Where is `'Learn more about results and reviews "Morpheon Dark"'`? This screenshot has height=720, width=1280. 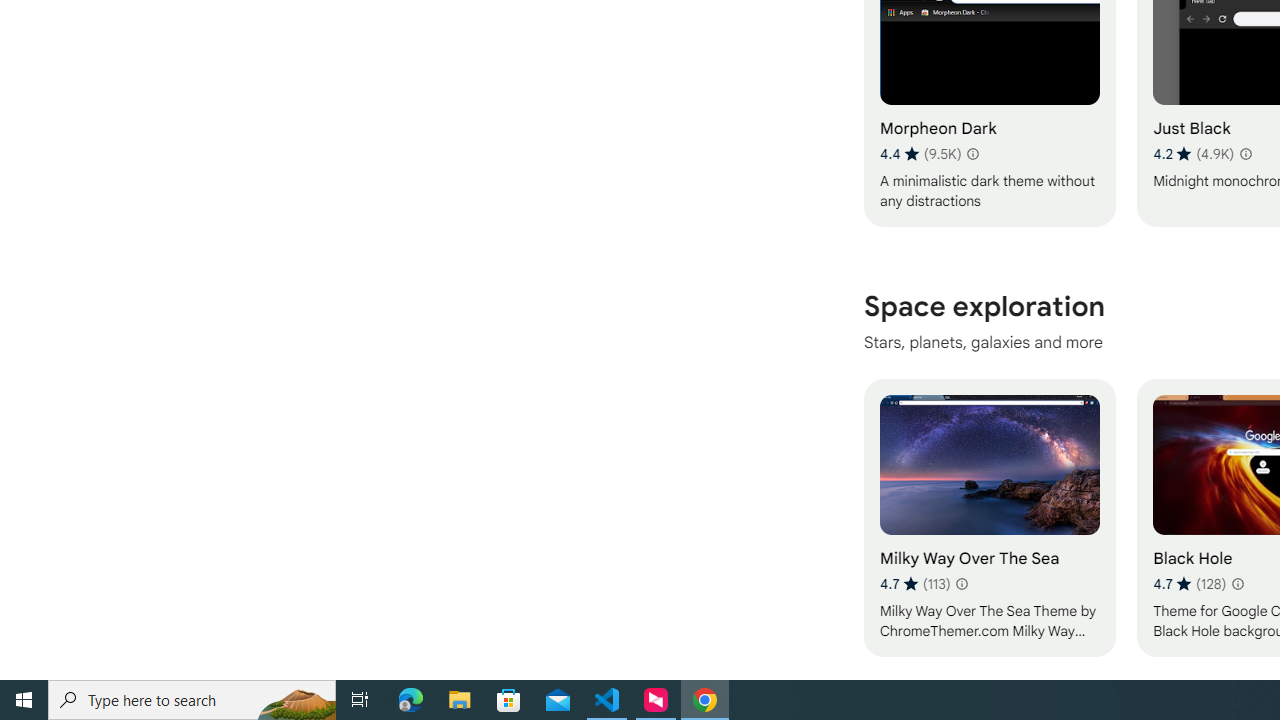
'Learn more about results and reviews "Morpheon Dark"' is located at coordinates (972, 153).